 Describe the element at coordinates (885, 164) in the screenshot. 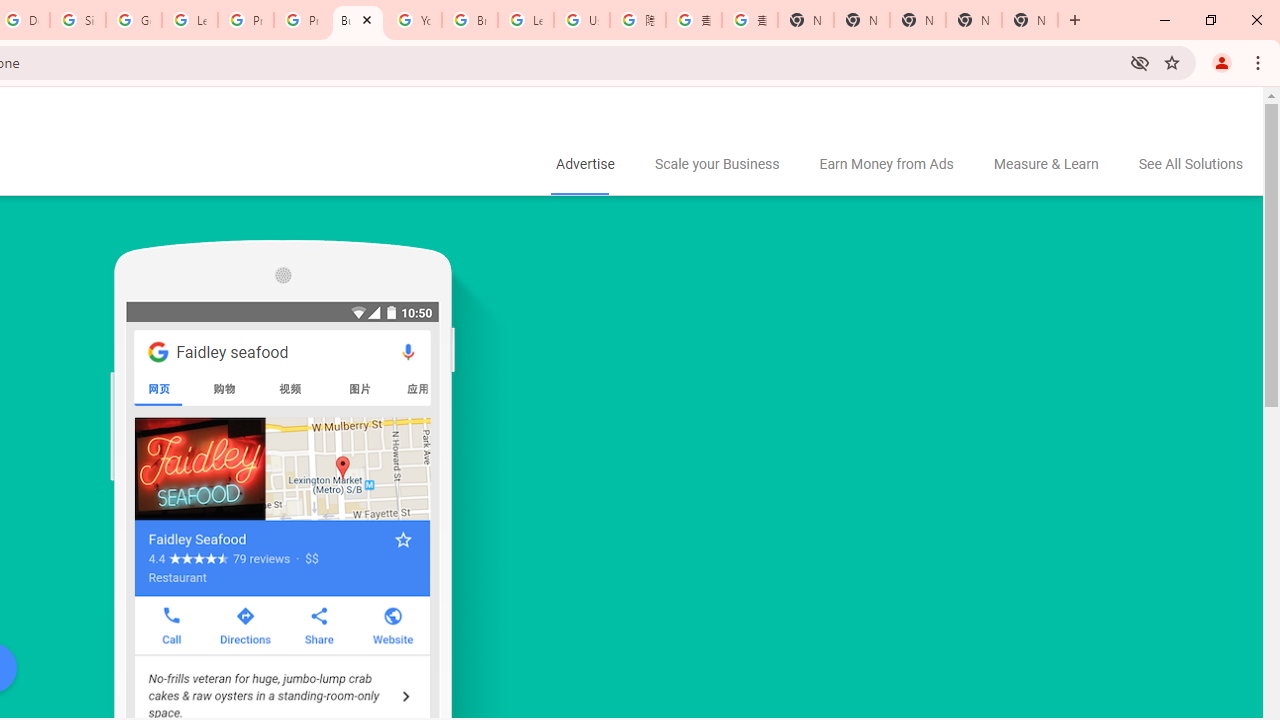

I see `'Earn Money from Ads'` at that location.